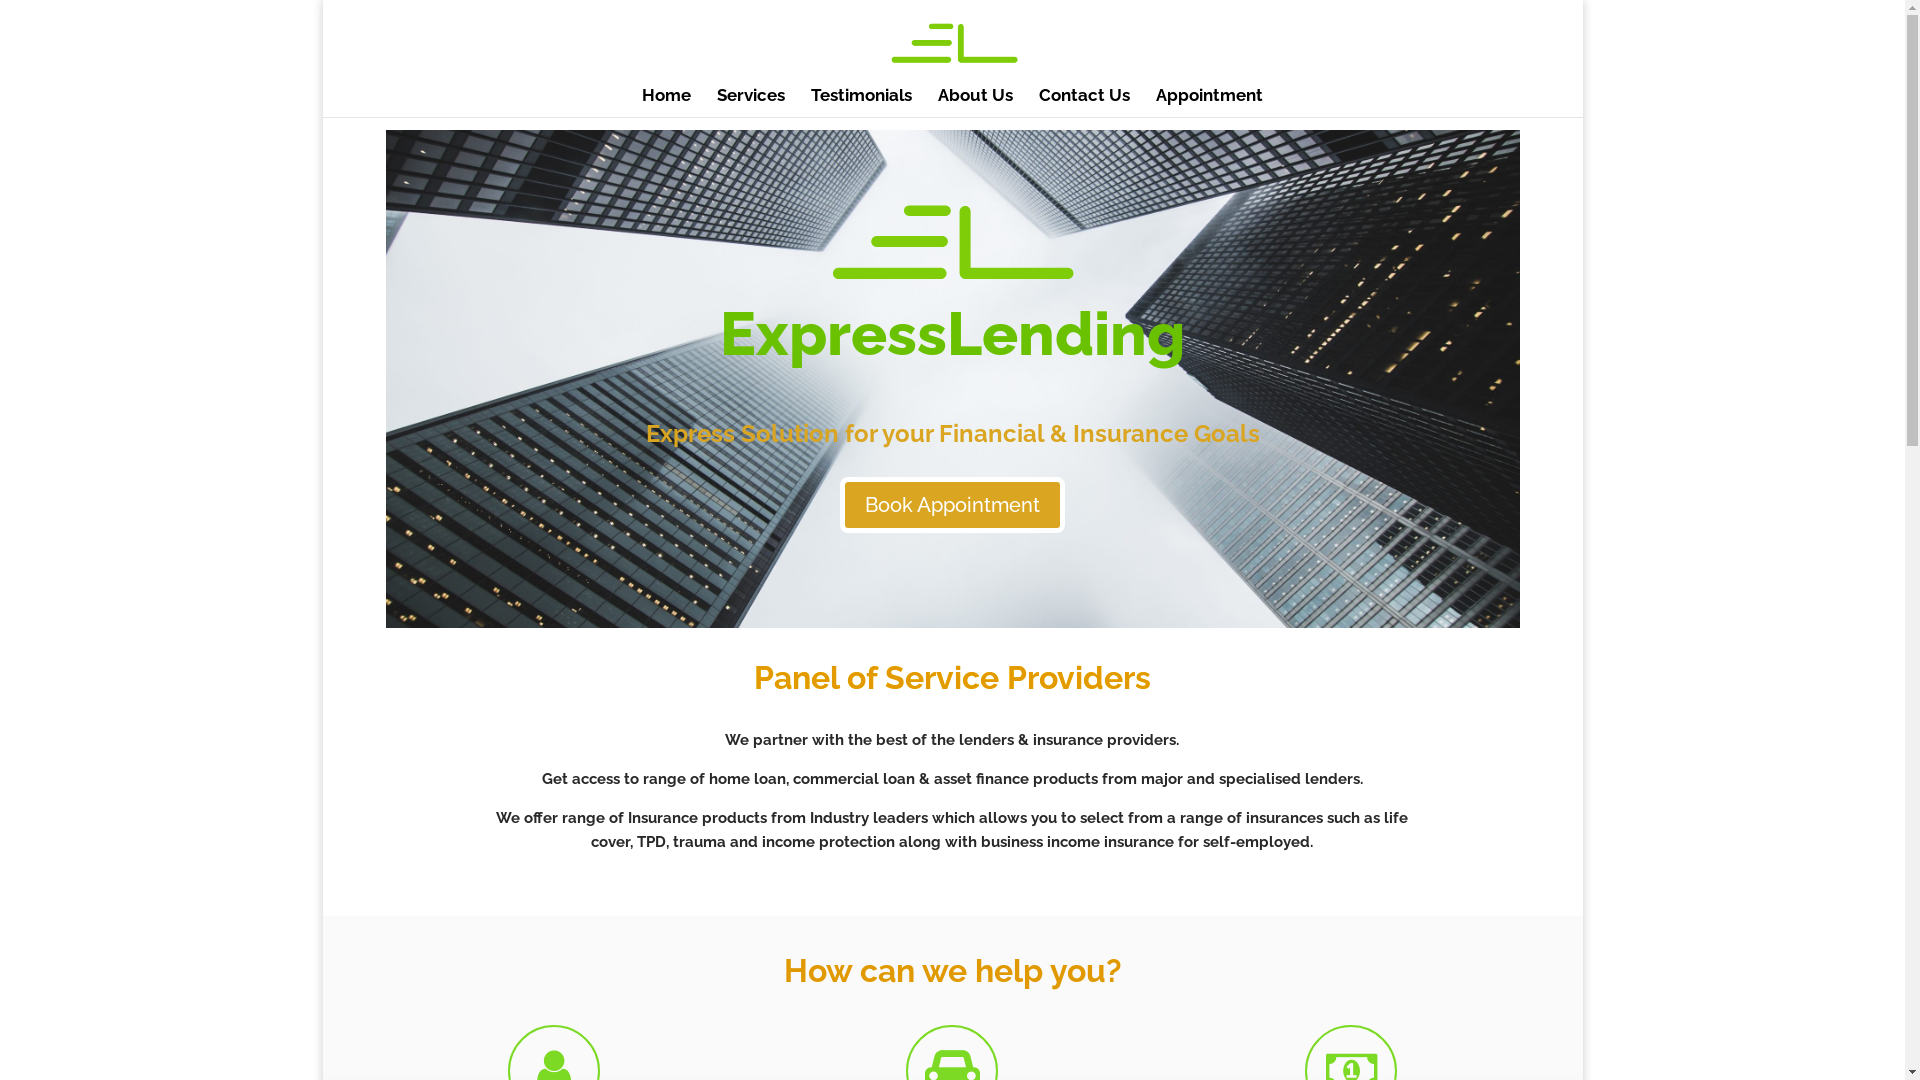 The height and width of the screenshot is (1080, 1920). I want to click on 'Book Appointment', so click(951, 504).